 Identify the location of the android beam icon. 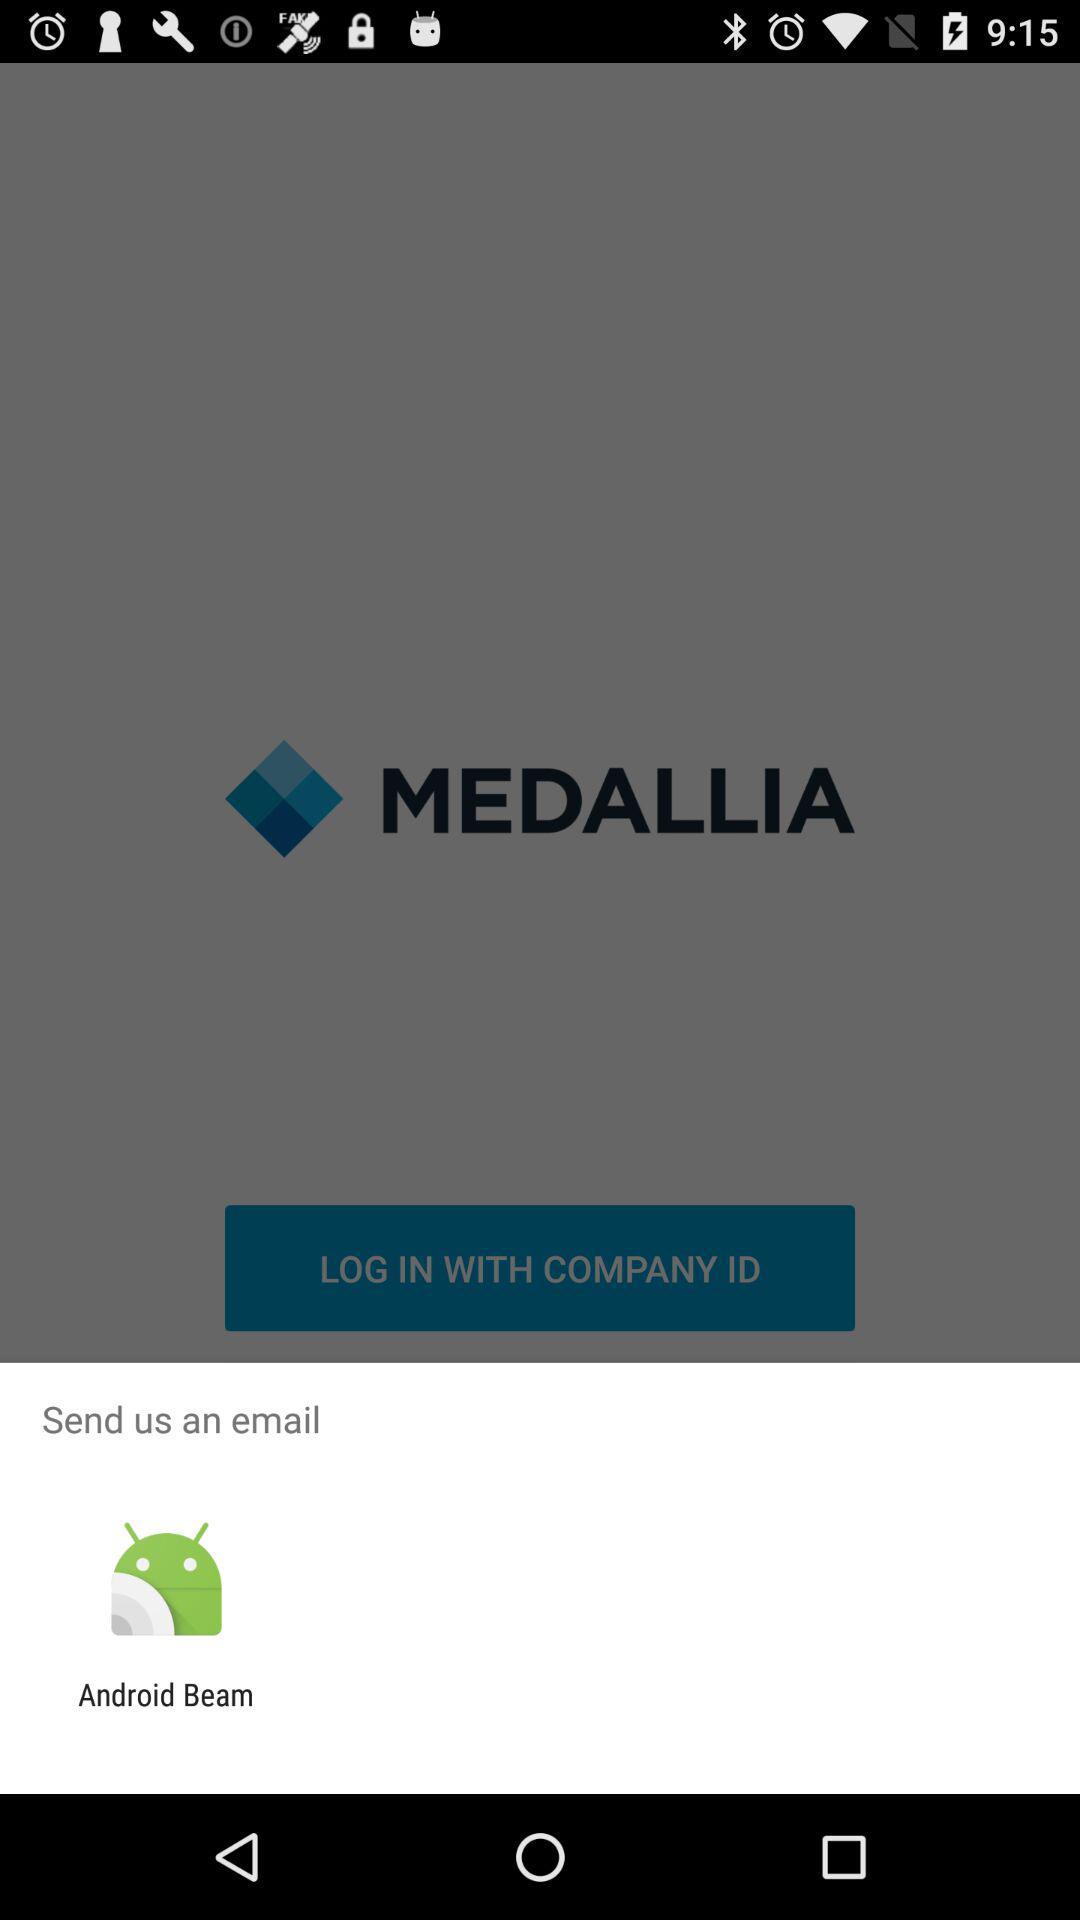
(165, 1711).